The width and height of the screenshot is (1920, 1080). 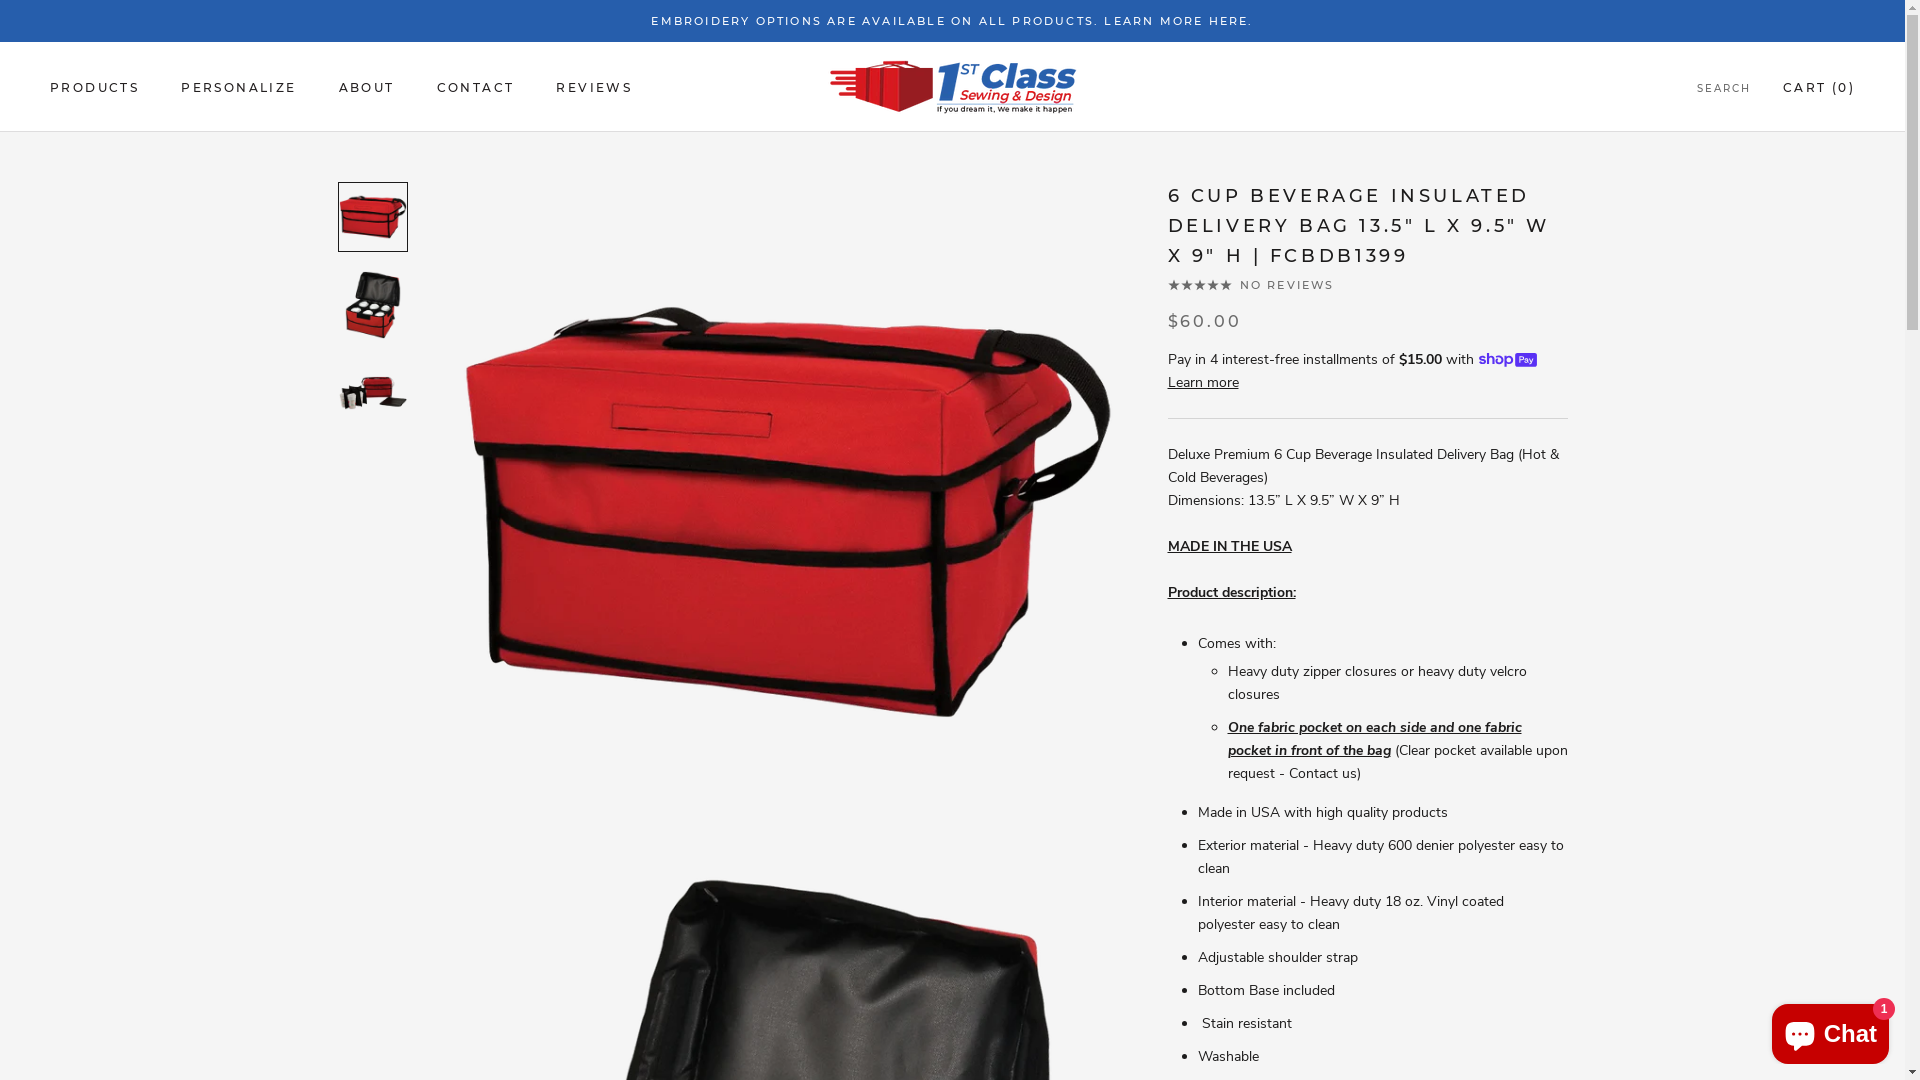 I want to click on 'CART (0)', so click(x=1819, y=86).